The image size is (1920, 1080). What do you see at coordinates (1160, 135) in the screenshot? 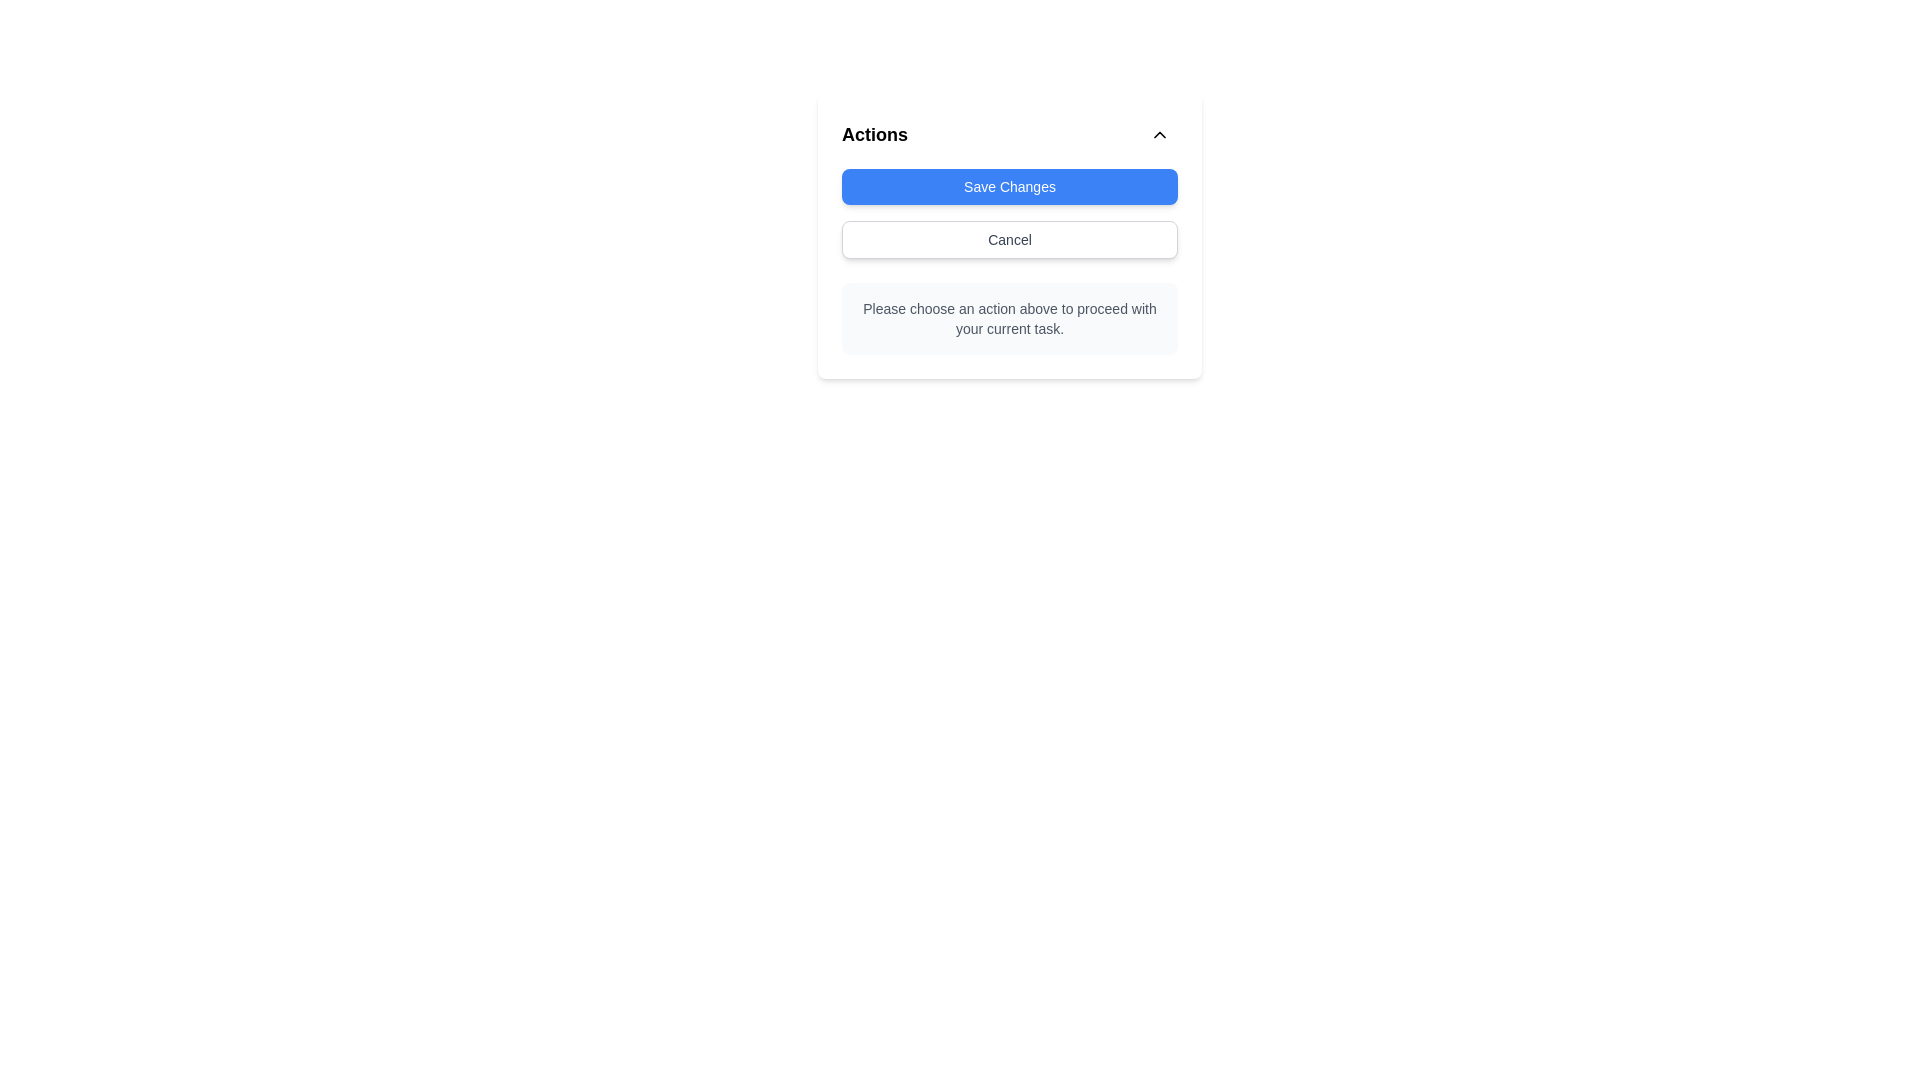
I see `the circular button with an up-facing chevron icon located at the top-right corner of the 'Actions' panel` at bounding box center [1160, 135].